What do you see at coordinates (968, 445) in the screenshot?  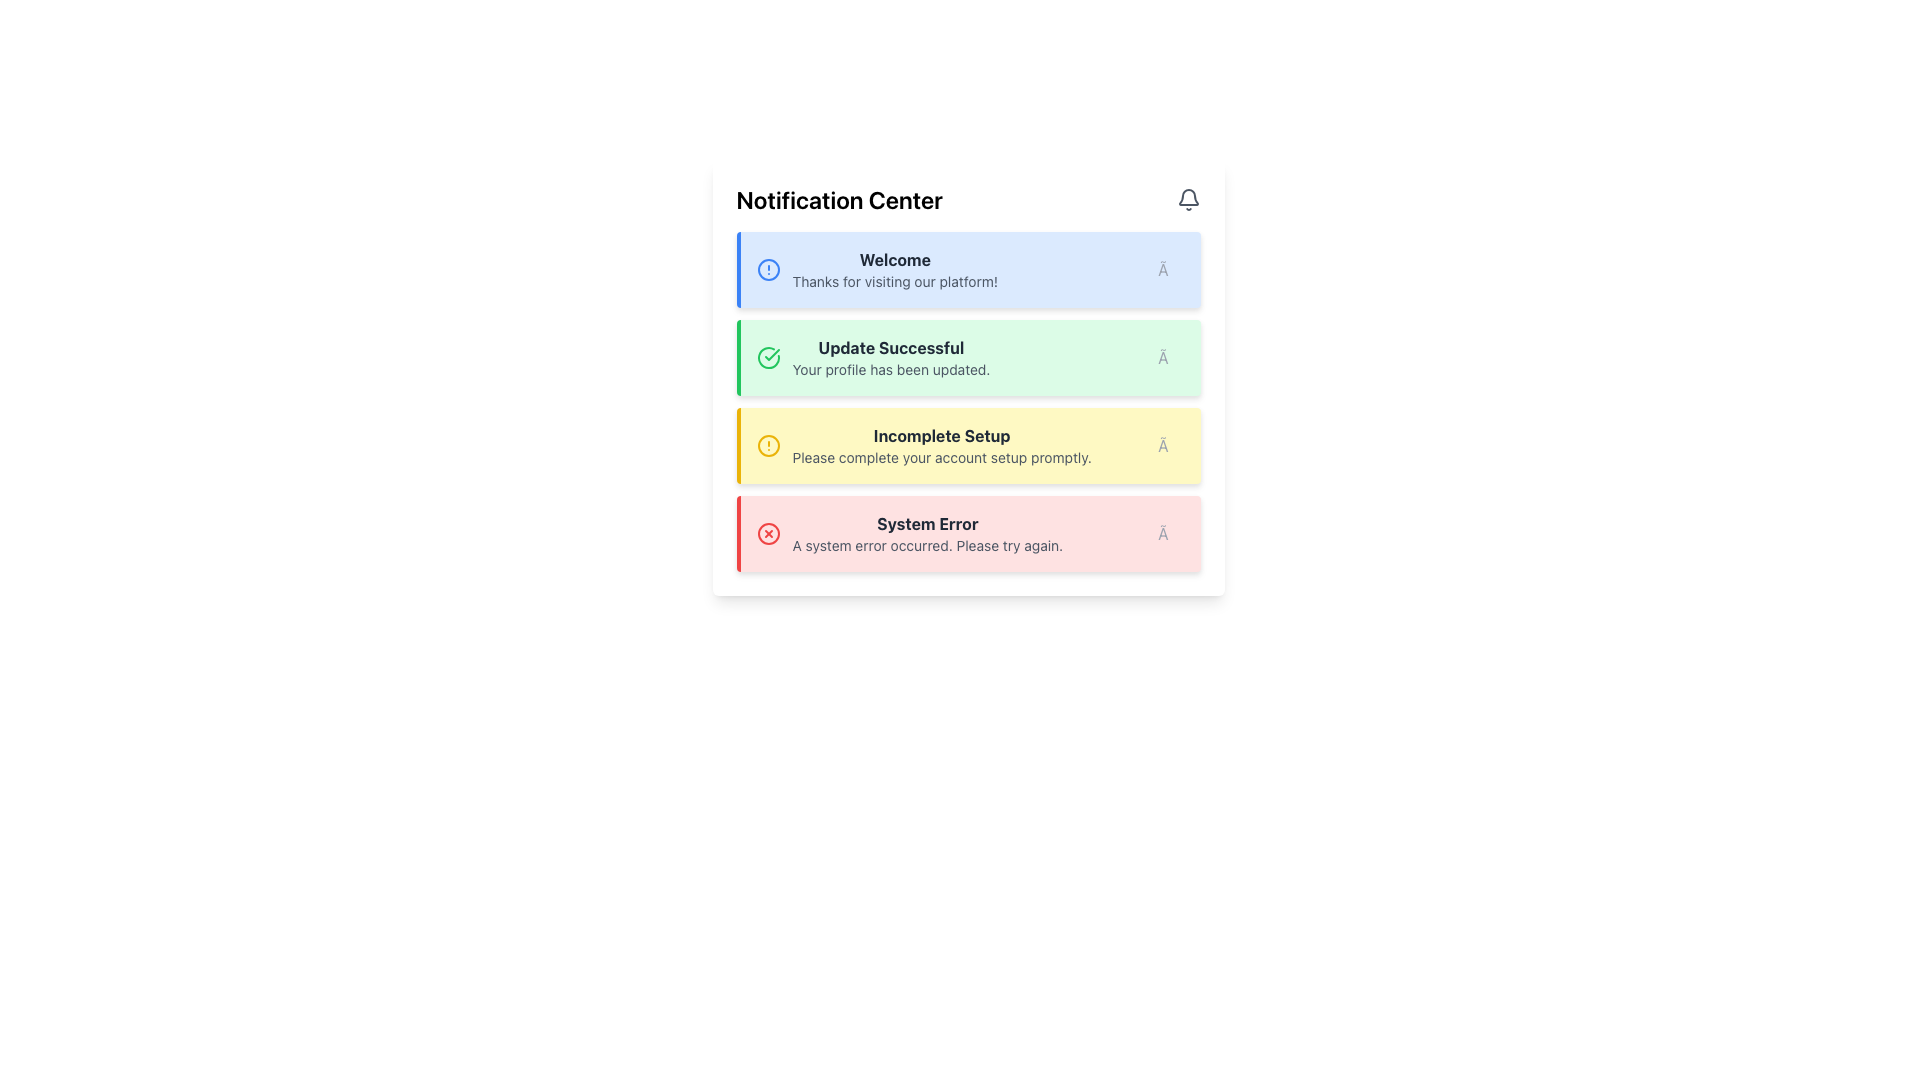 I see `notification card informing about the incomplete setup of the account located in the Notification Center, positioned between the 'Update Successful' and 'System Error' notifications` at bounding box center [968, 445].